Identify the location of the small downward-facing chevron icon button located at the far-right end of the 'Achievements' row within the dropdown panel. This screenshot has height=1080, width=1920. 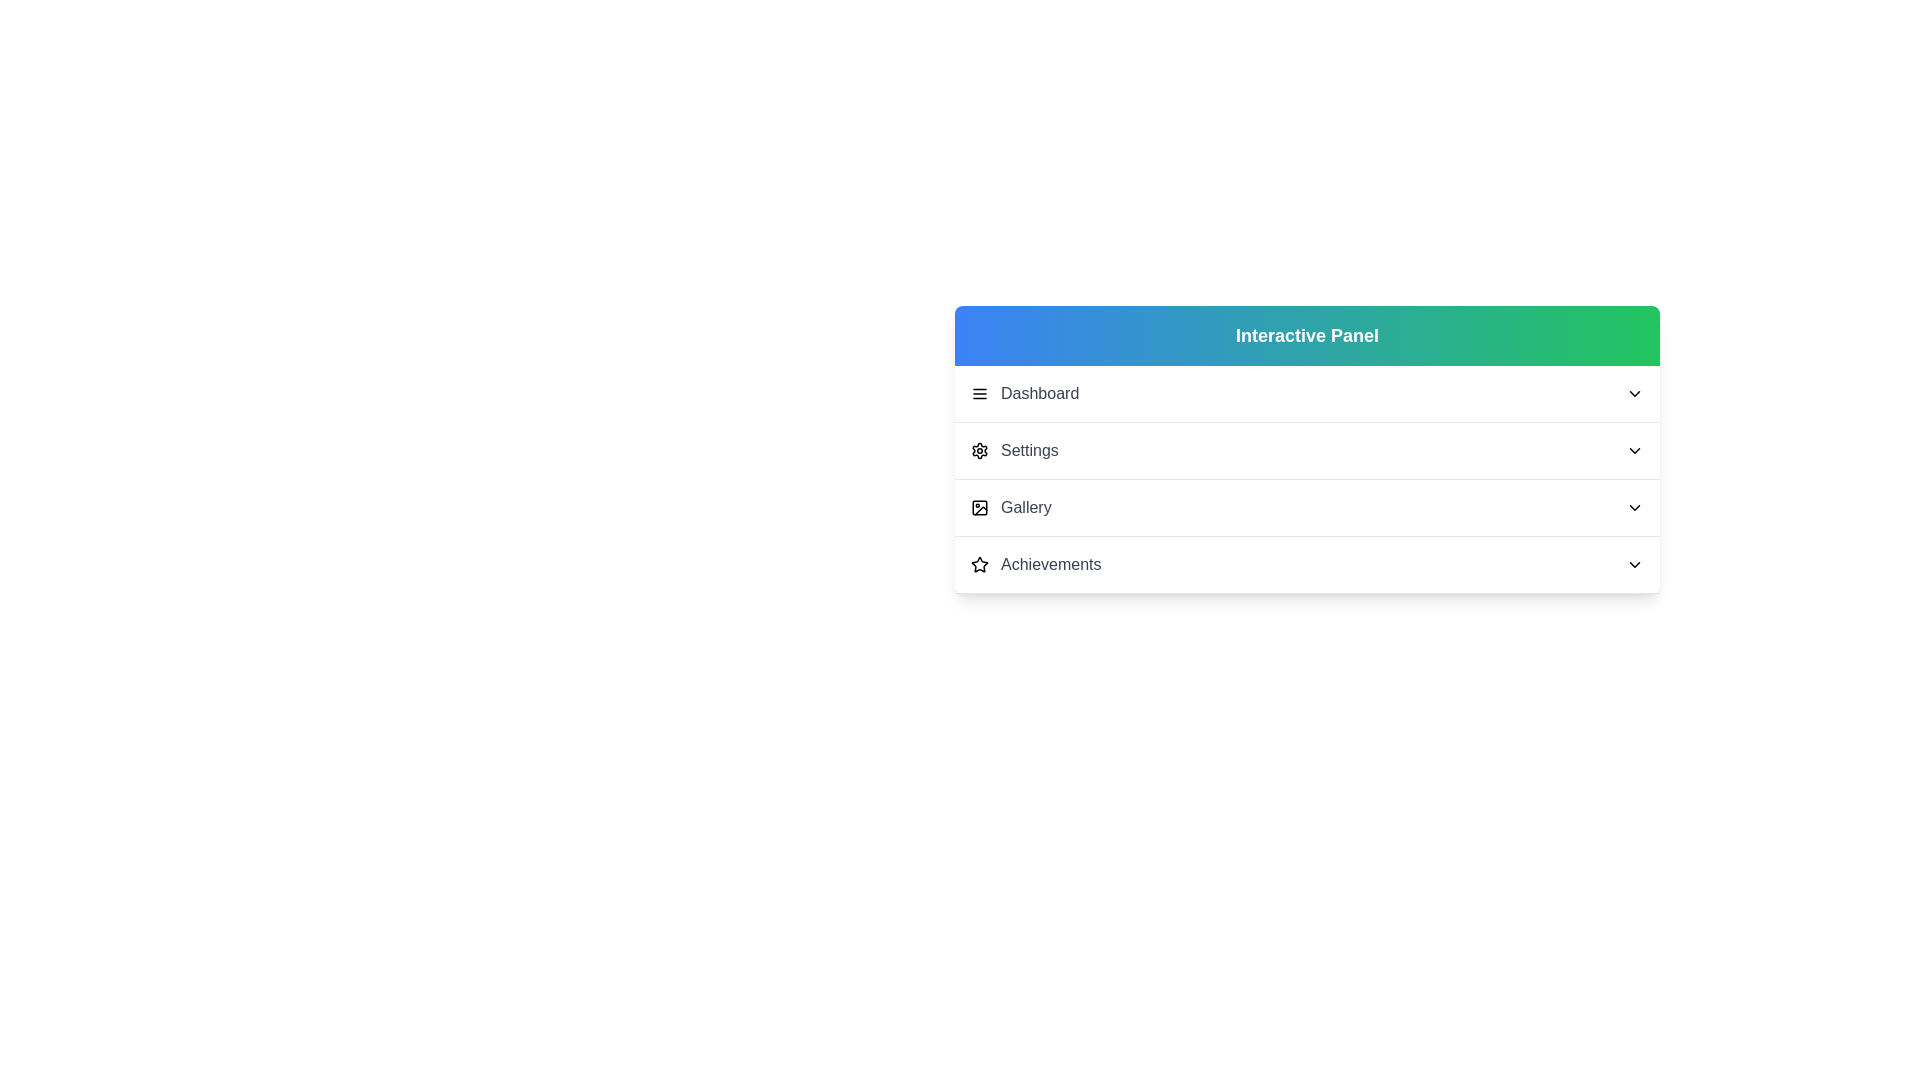
(1635, 564).